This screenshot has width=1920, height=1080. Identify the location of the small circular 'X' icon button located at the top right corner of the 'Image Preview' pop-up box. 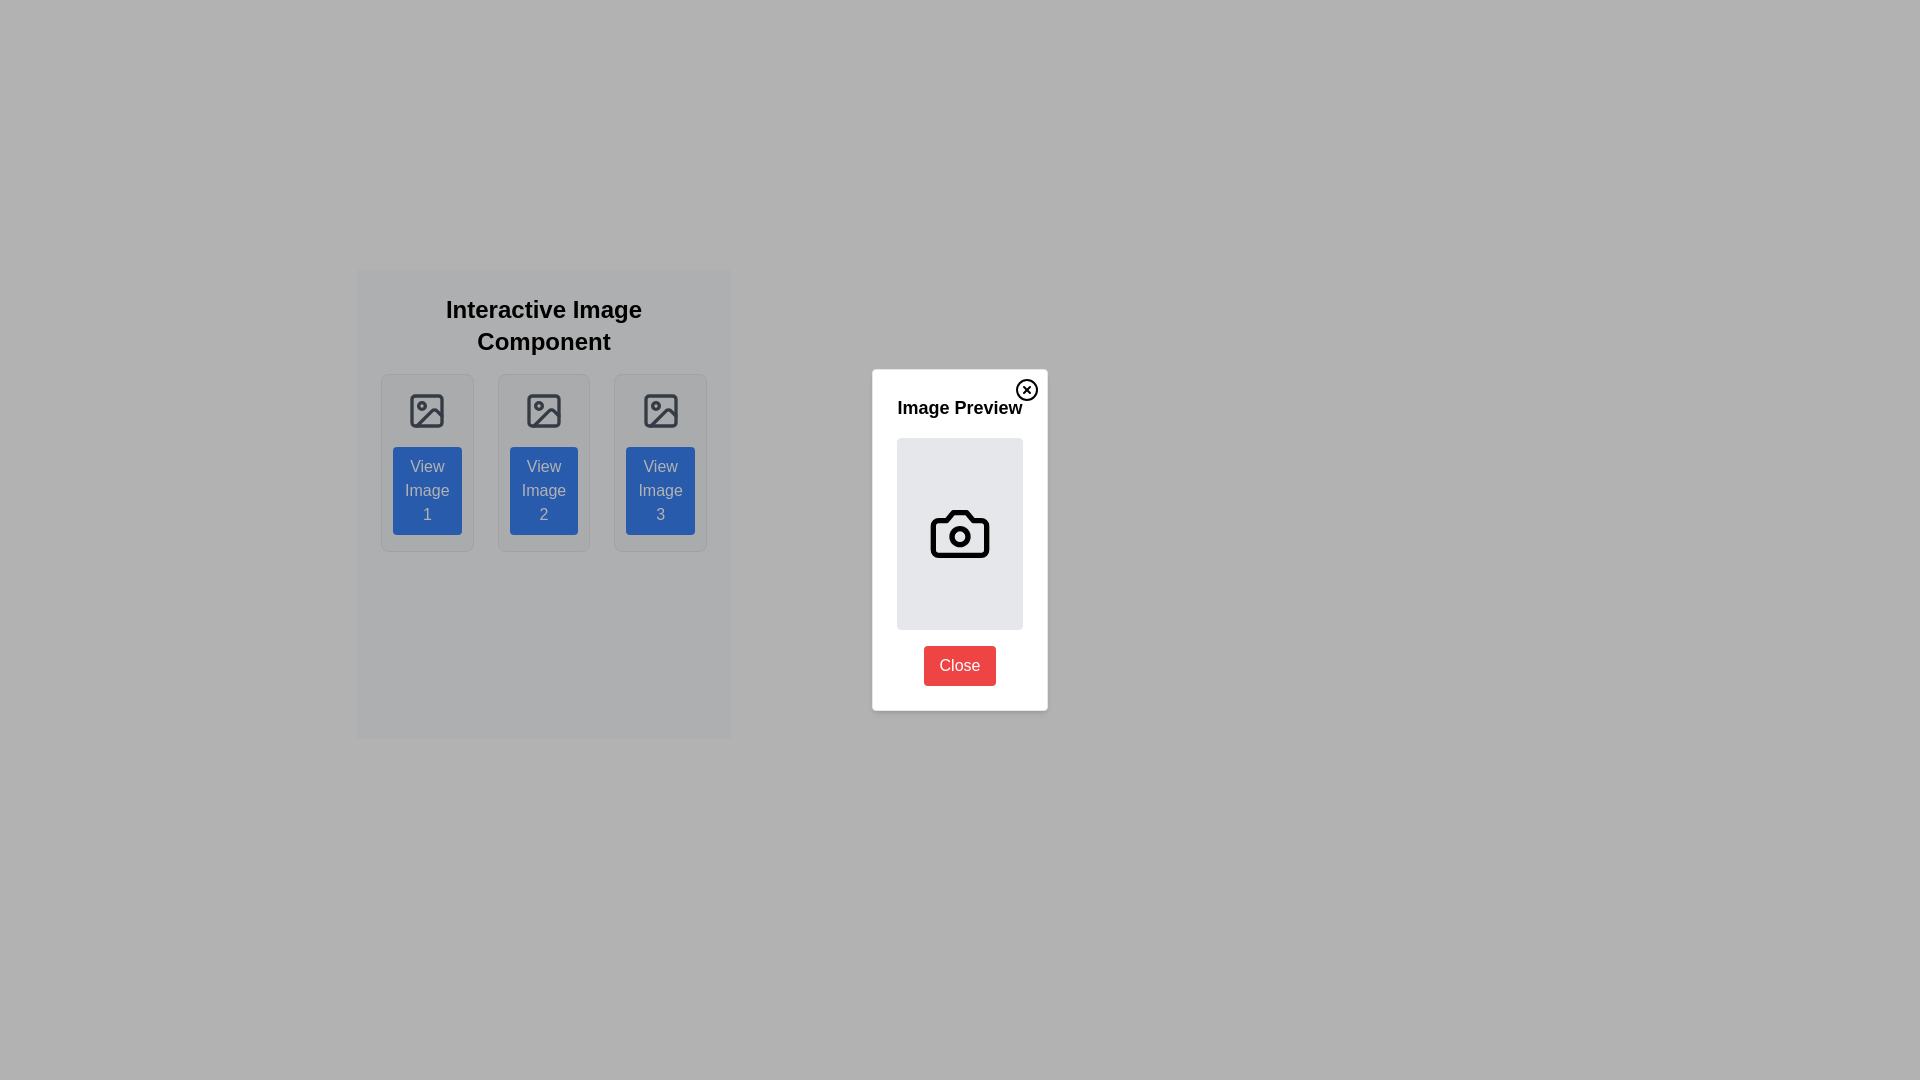
(1026, 389).